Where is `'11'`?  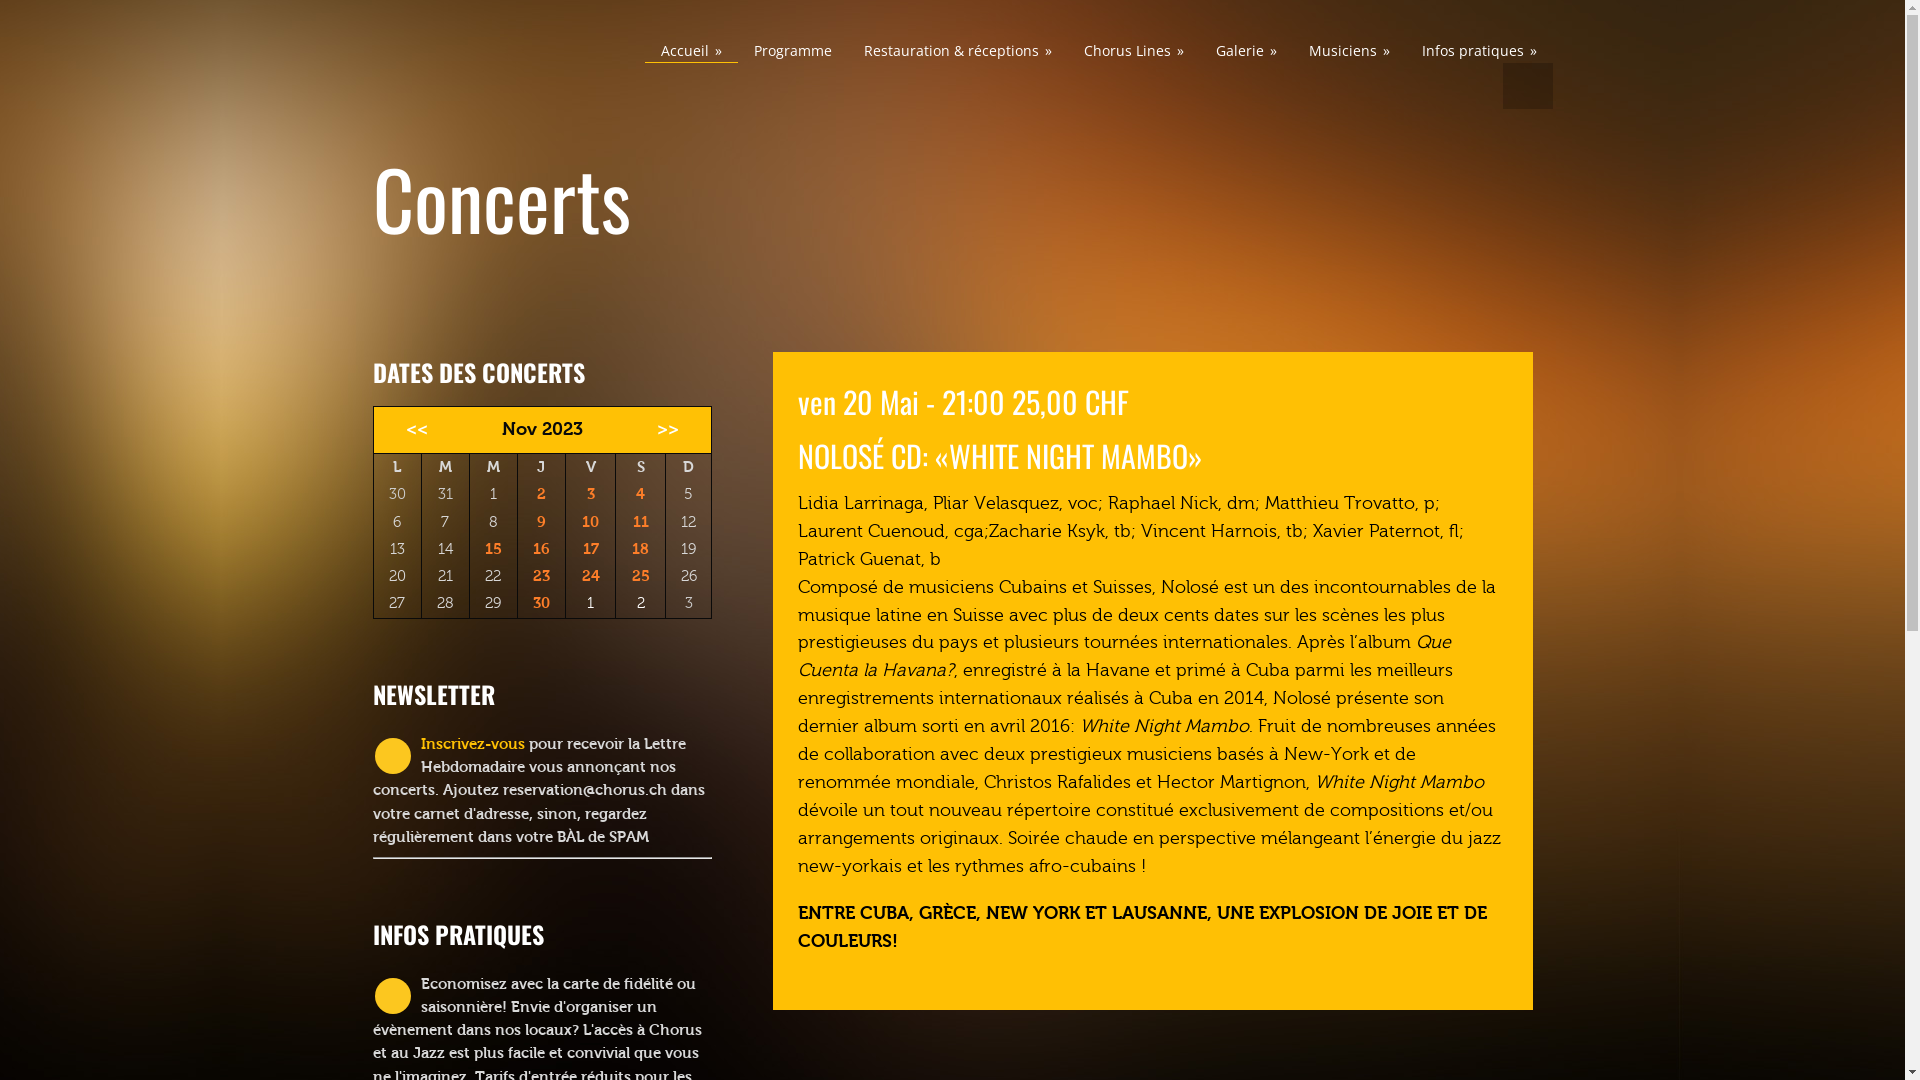 '11' is located at coordinates (641, 520).